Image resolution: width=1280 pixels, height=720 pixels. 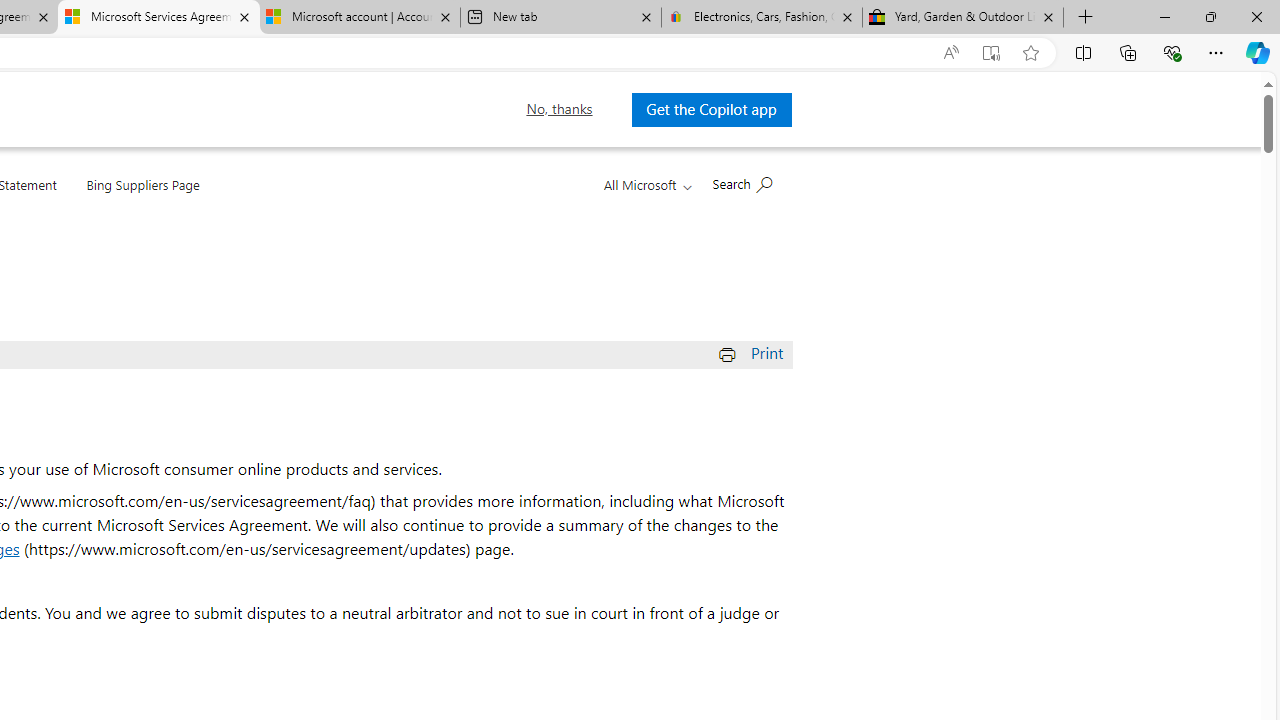 I want to click on 'Microsoft Services Agreement', so click(x=157, y=17).